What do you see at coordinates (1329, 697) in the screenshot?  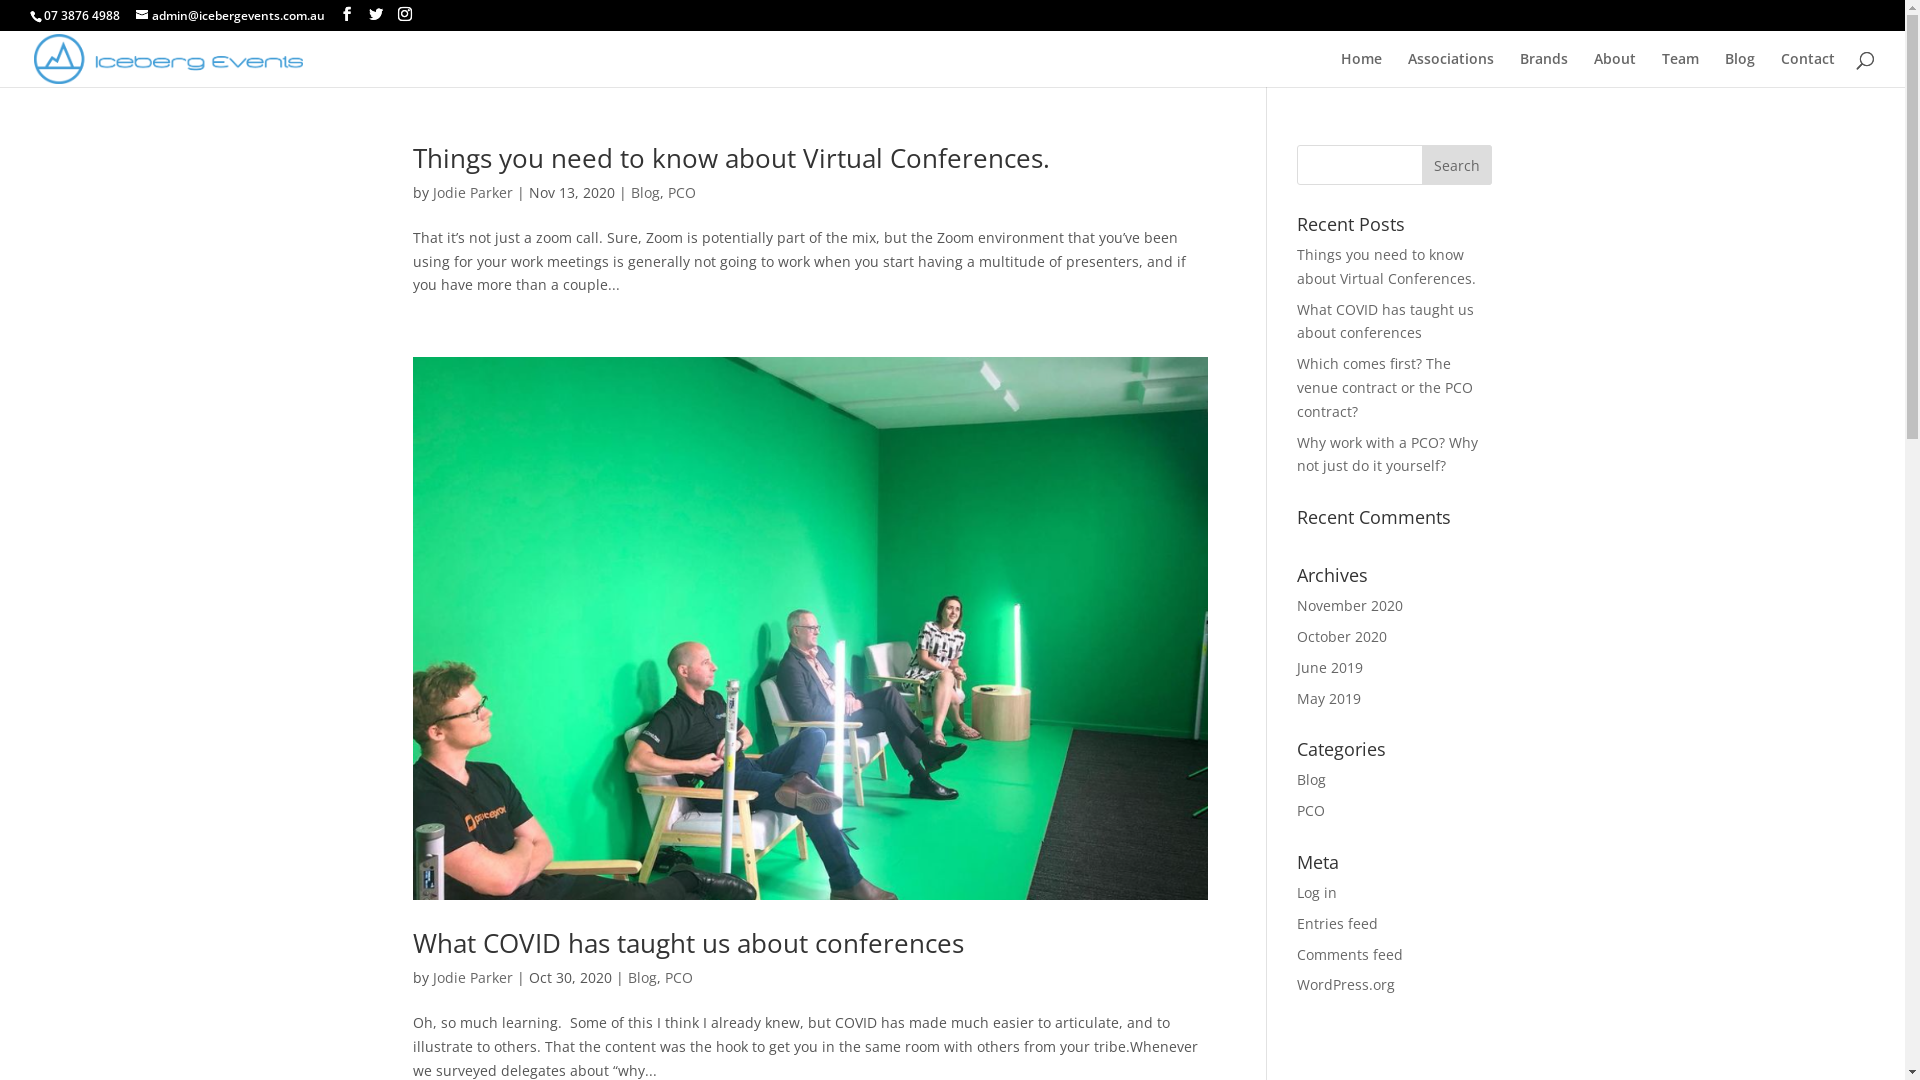 I see `'May 2019'` at bounding box center [1329, 697].